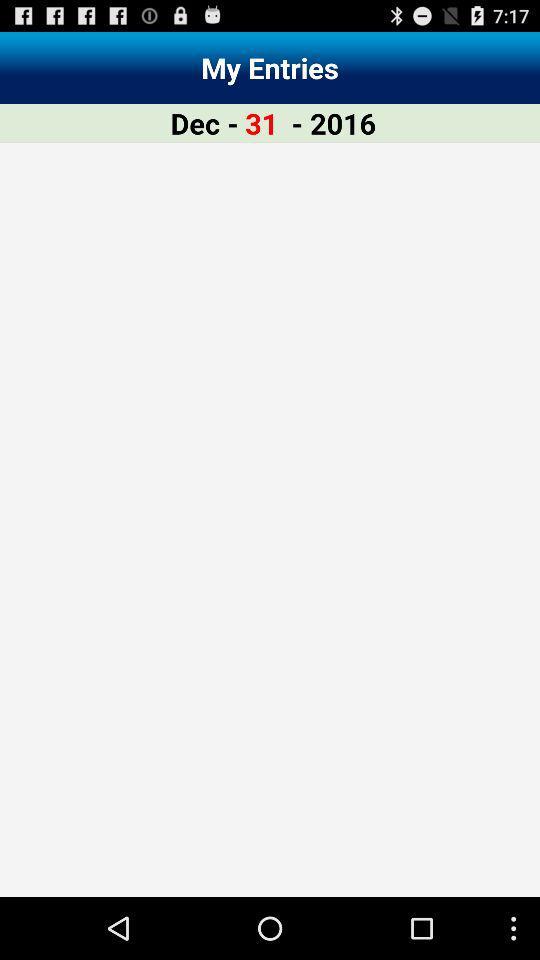 The height and width of the screenshot is (960, 540). Describe the element at coordinates (333, 122) in the screenshot. I see `item next to 31 item` at that location.